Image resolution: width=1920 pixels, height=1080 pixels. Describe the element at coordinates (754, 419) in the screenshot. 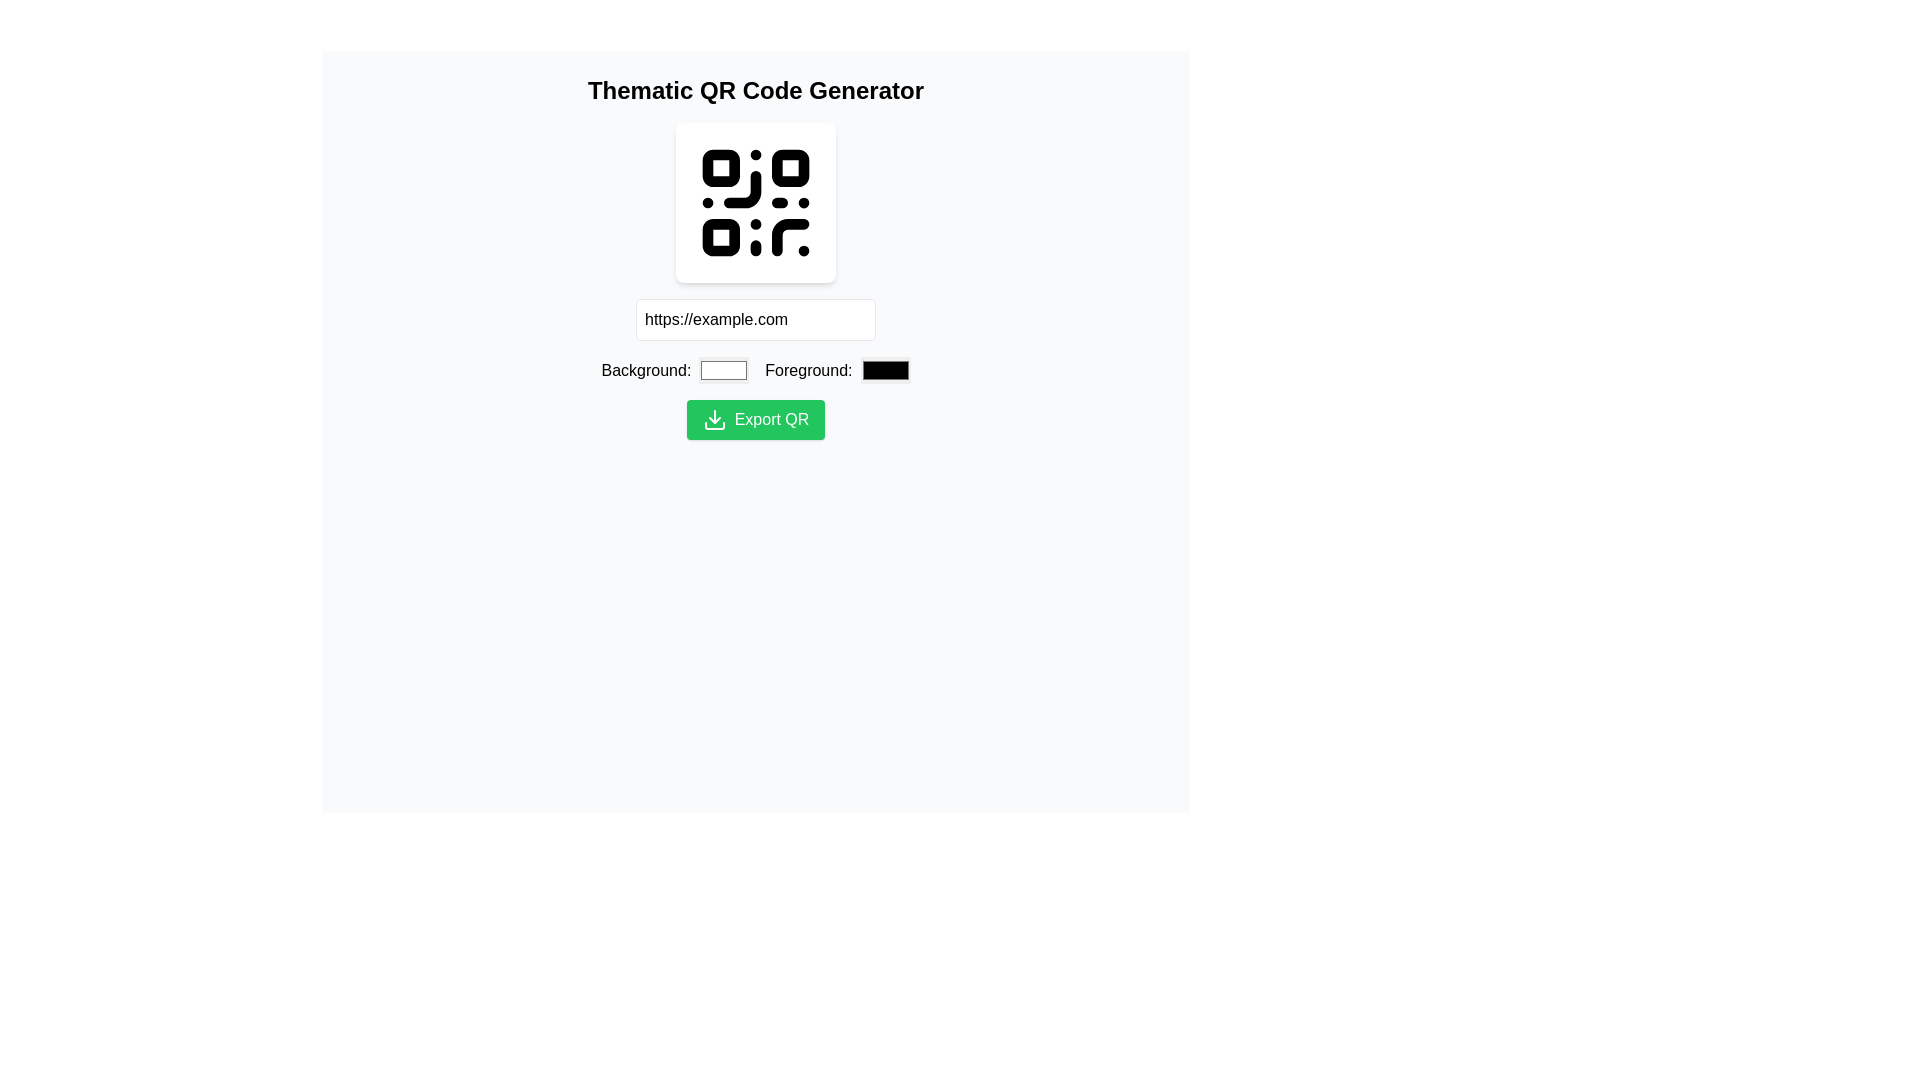

I see `the export QR code button located in the lower section of the main content area, below the URL input field and color pickers` at that location.